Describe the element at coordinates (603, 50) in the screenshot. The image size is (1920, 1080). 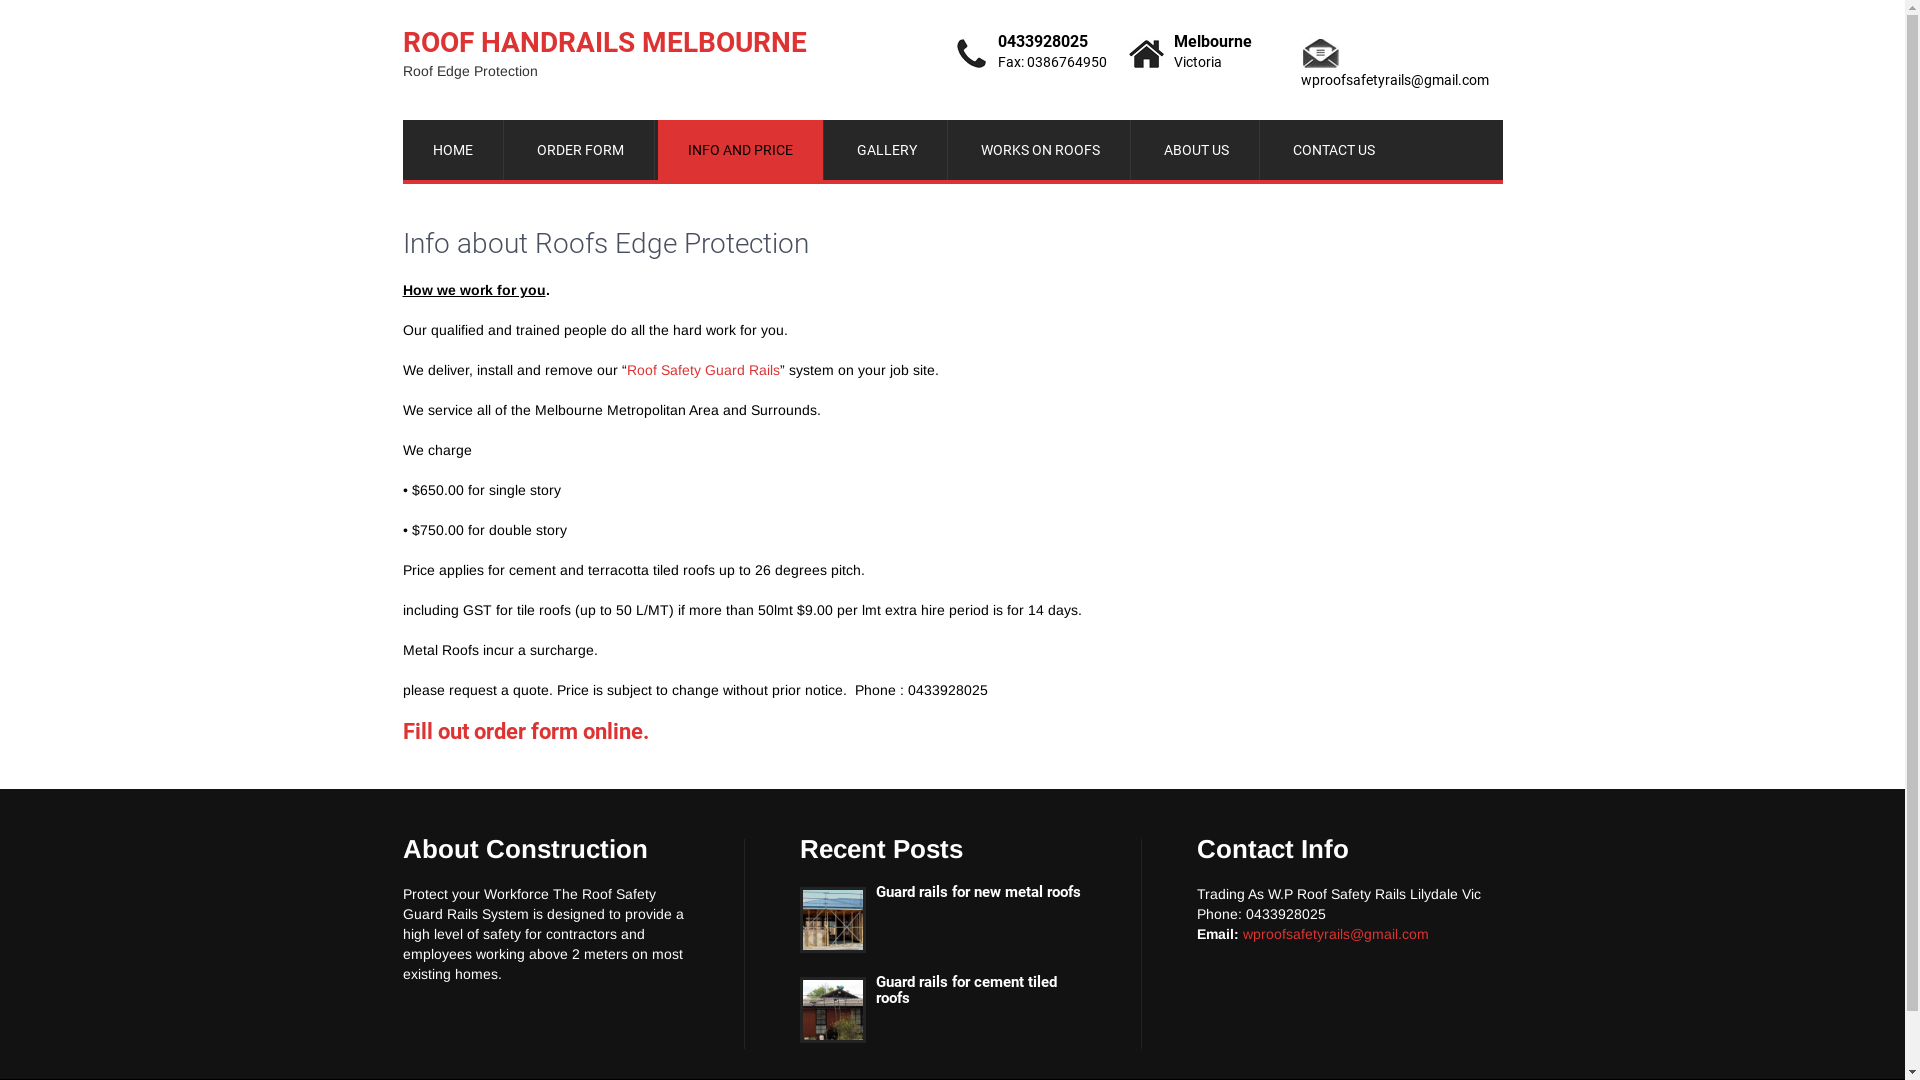
I see `'ROOF HANDRAILS MELBOURNE` at that location.